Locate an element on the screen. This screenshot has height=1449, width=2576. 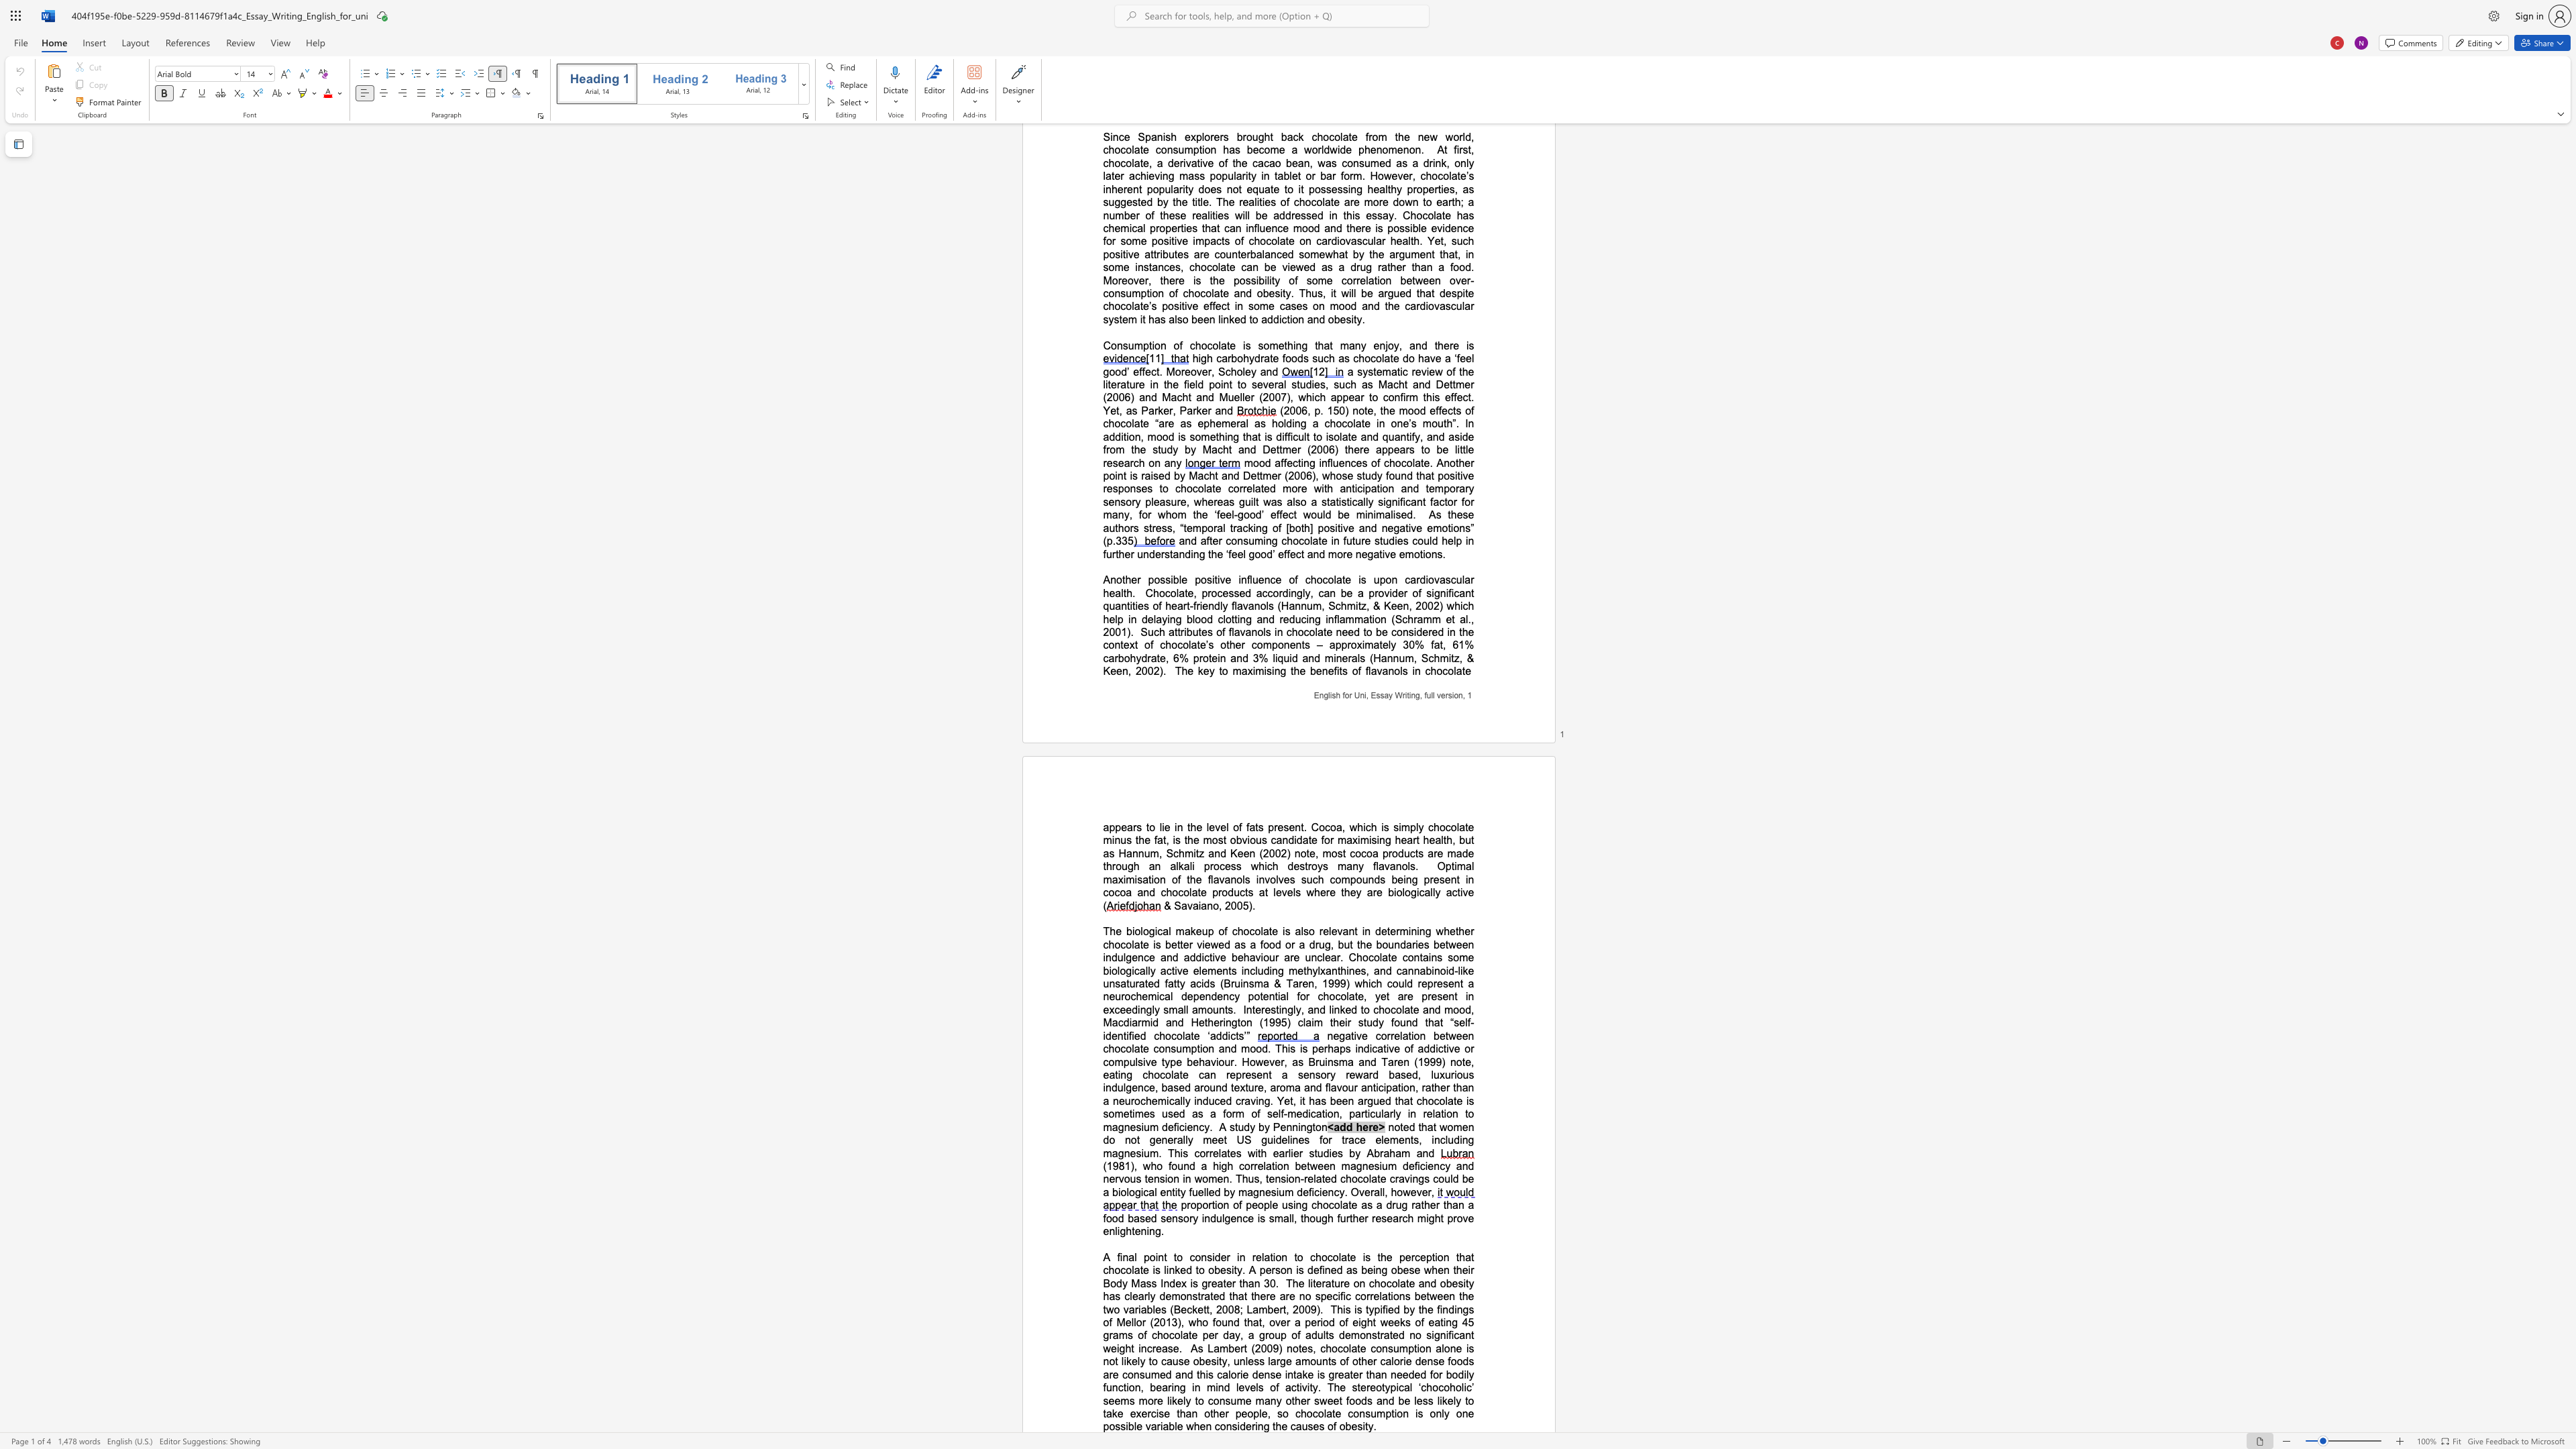
the subset text "chocoholic’ seems more likely to consume many other sweet foods and be less likely to take exe" within the text "of other calorie dense foods are consumed and this calorie dense intake is greater than needed for bodily function, bearing in mind levels of activity. The stereotypical ‘chocoholic’ seems more likely to consume many other sweet foods and be less likely to take exercise than other people, so chocolate consumption is only one possible variable when considering th" is located at coordinates (1420, 1387).